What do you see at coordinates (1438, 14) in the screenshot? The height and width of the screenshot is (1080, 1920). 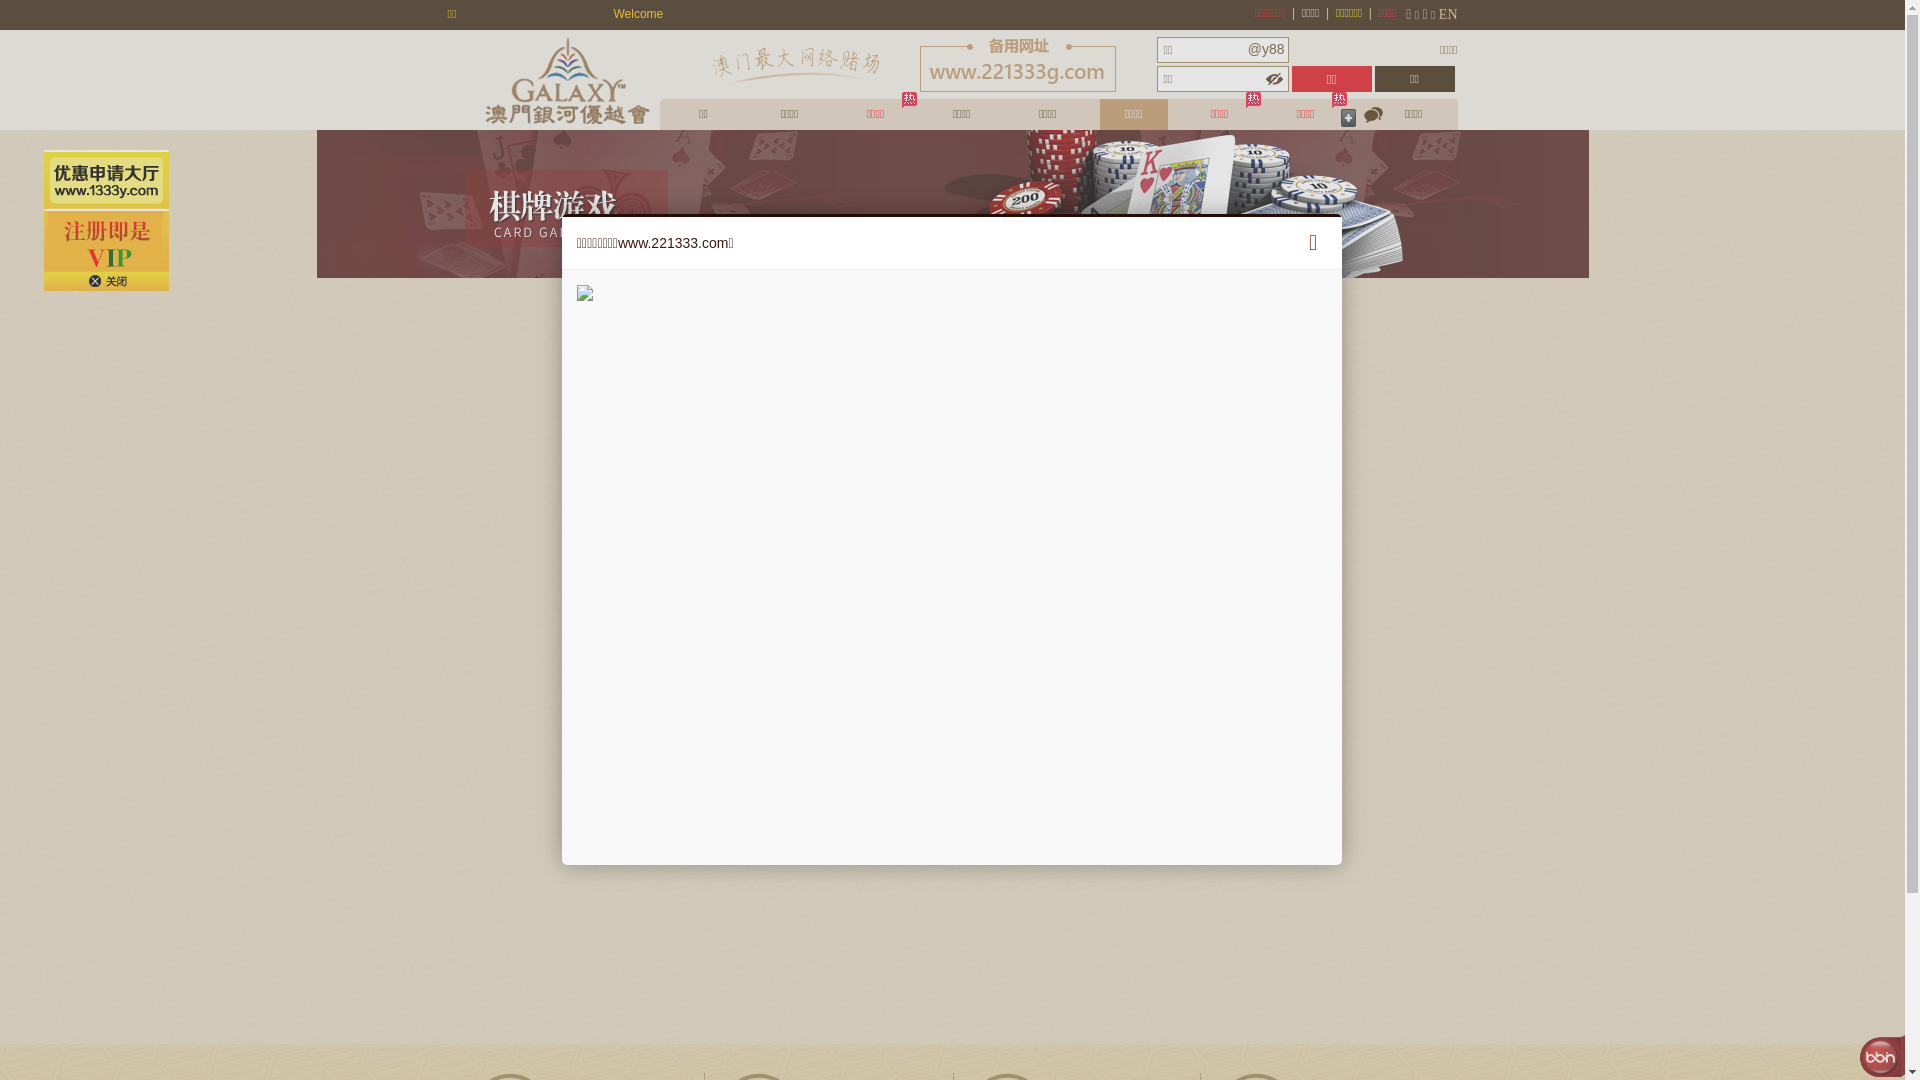 I see `'EN'` at bounding box center [1438, 14].